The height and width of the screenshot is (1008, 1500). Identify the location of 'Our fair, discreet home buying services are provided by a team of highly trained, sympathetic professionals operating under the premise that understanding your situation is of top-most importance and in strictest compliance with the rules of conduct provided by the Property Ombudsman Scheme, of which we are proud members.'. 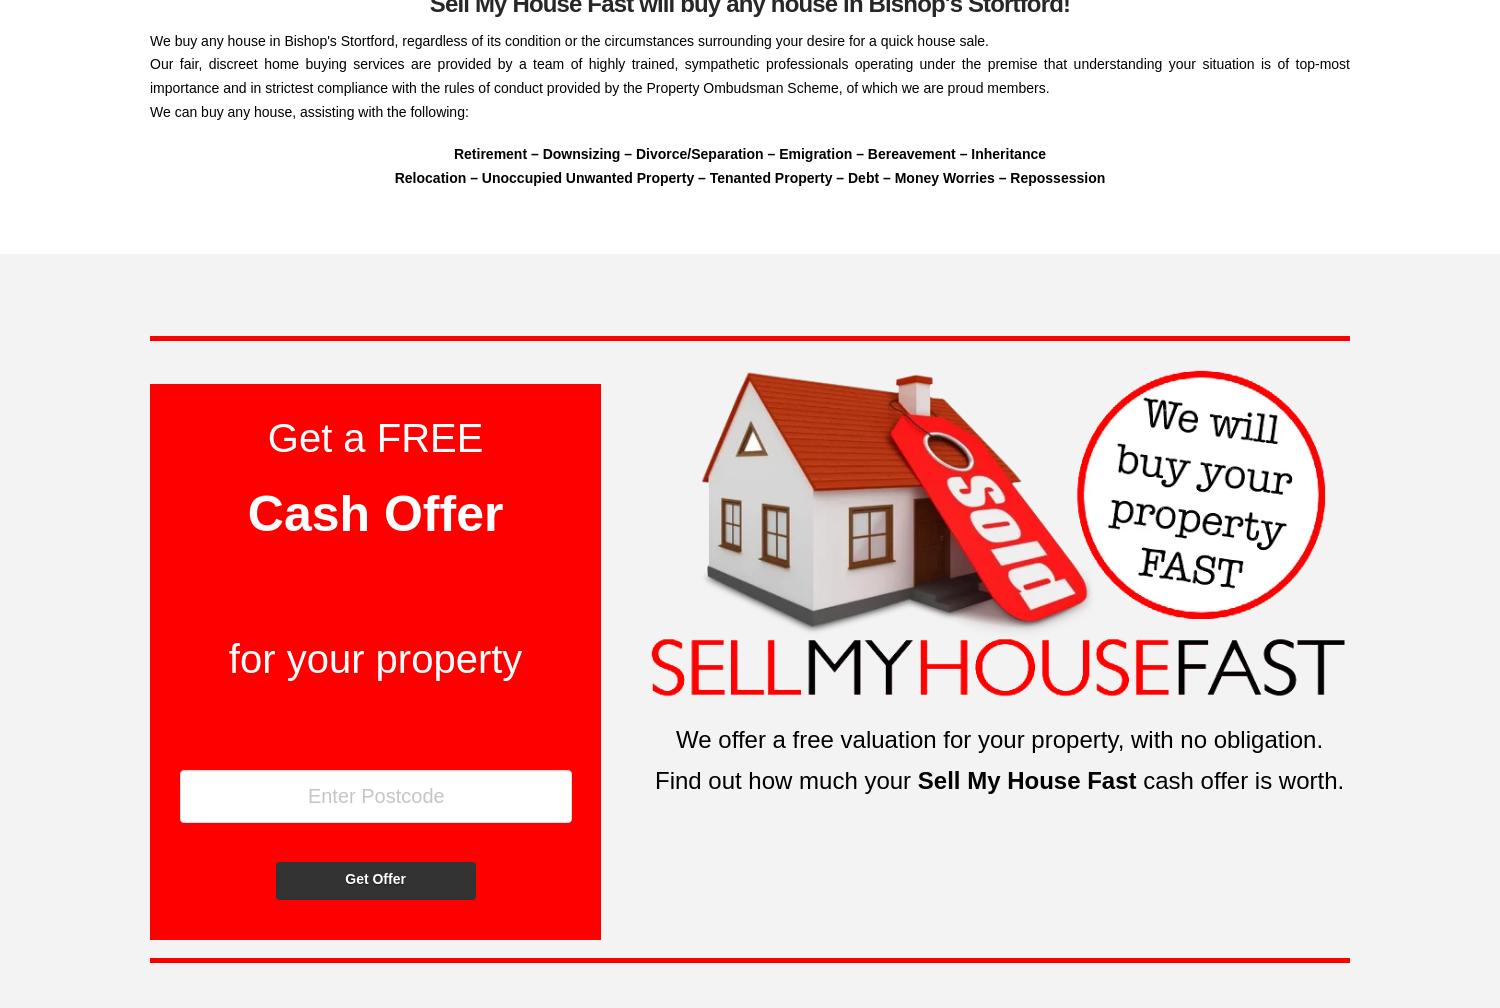
(750, 76).